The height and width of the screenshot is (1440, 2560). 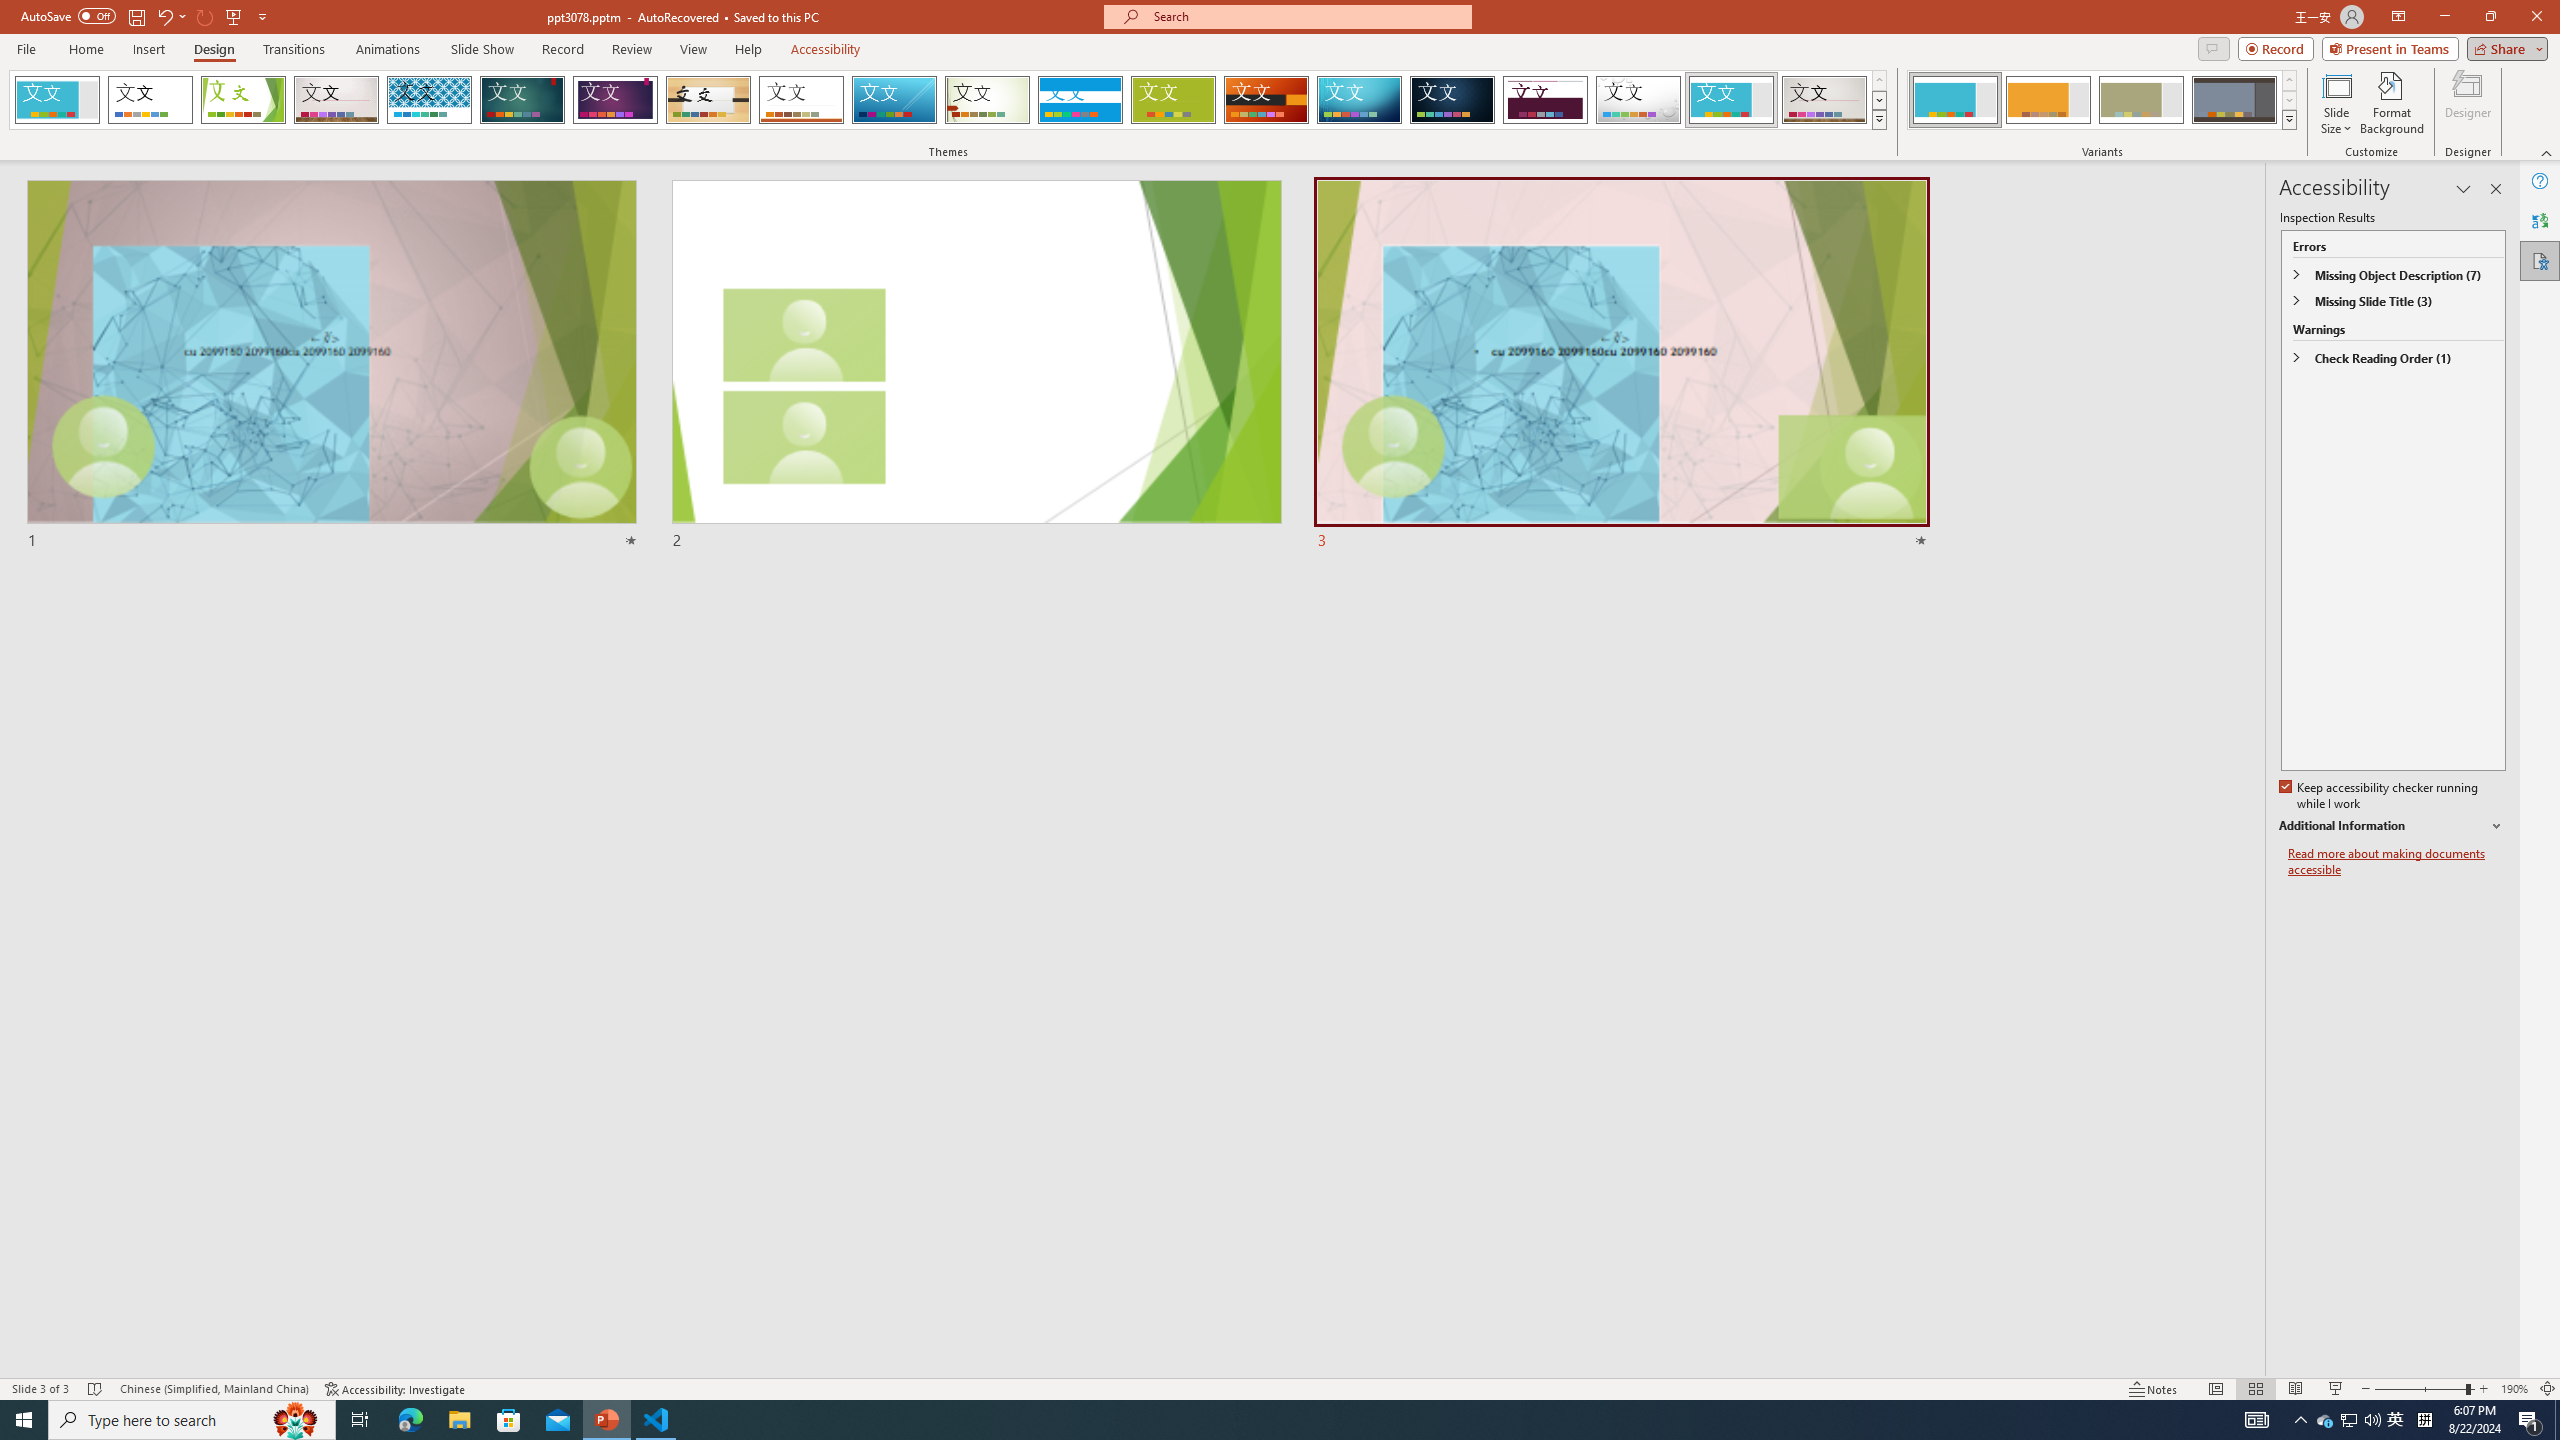 What do you see at coordinates (2515, 1389) in the screenshot?
I see `'Zoom 190%'` at bounding box center [2515, 1389].